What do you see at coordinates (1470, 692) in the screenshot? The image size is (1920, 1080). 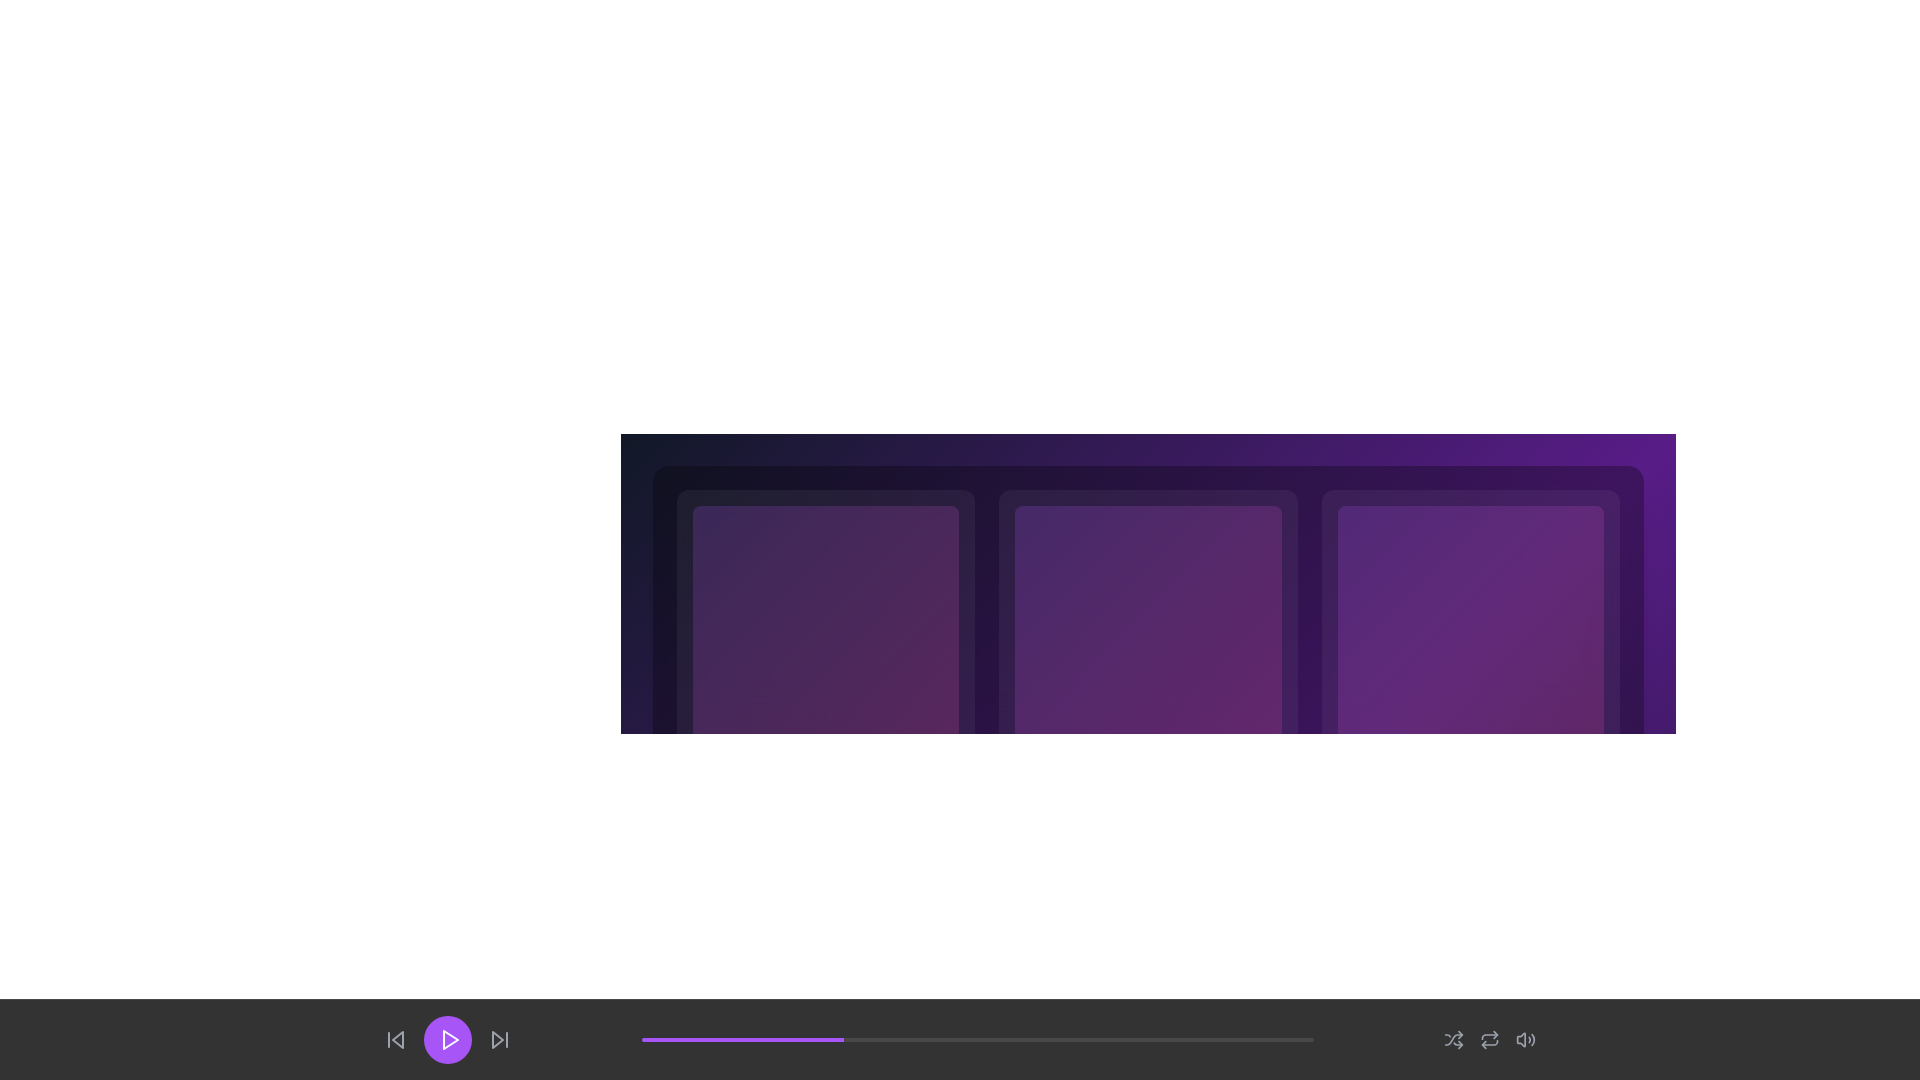 I see `the fourth music playlist card located in the grid layout` at bounding box center [1470, 692].